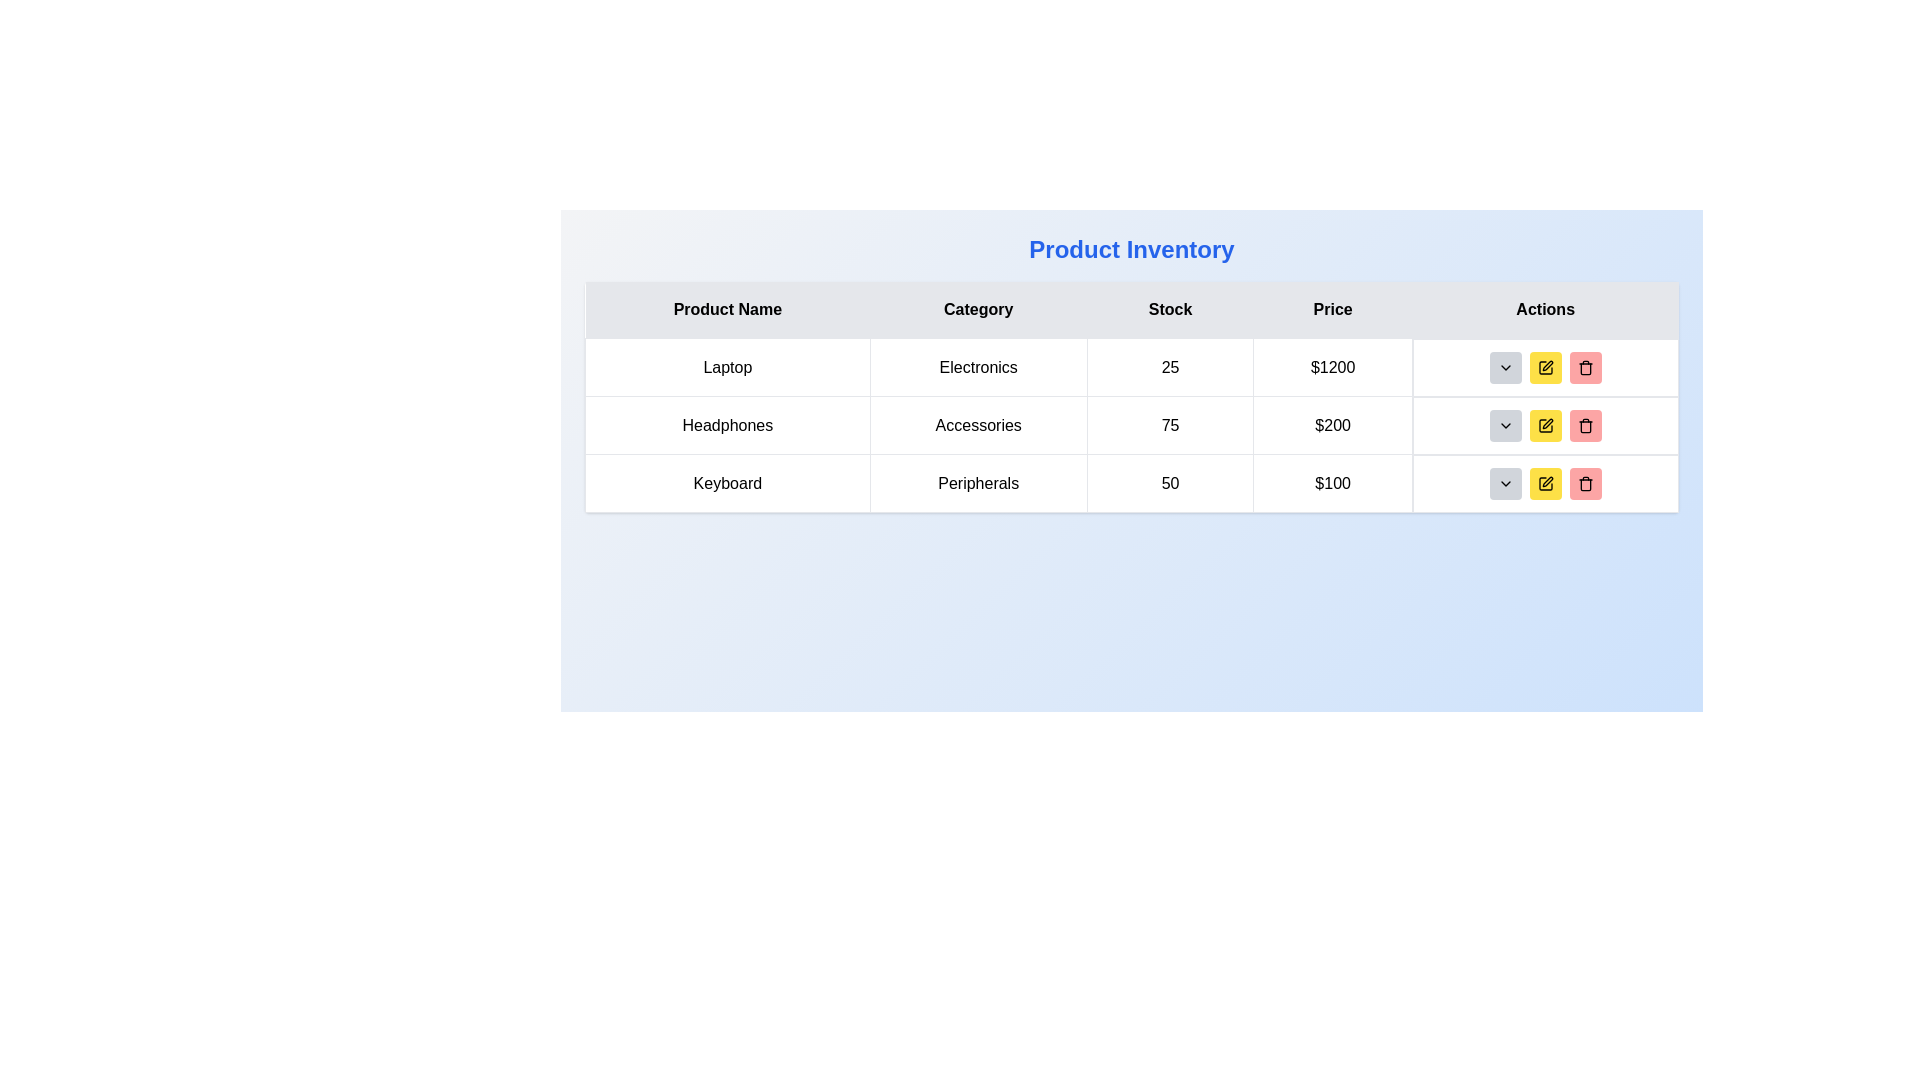 This screenshot has height=1080, width=1920. I want to click on the text display showing '$100' in the 'Price' column of the third row in the table for the 'Keyboard' item, so click(1333, 483).